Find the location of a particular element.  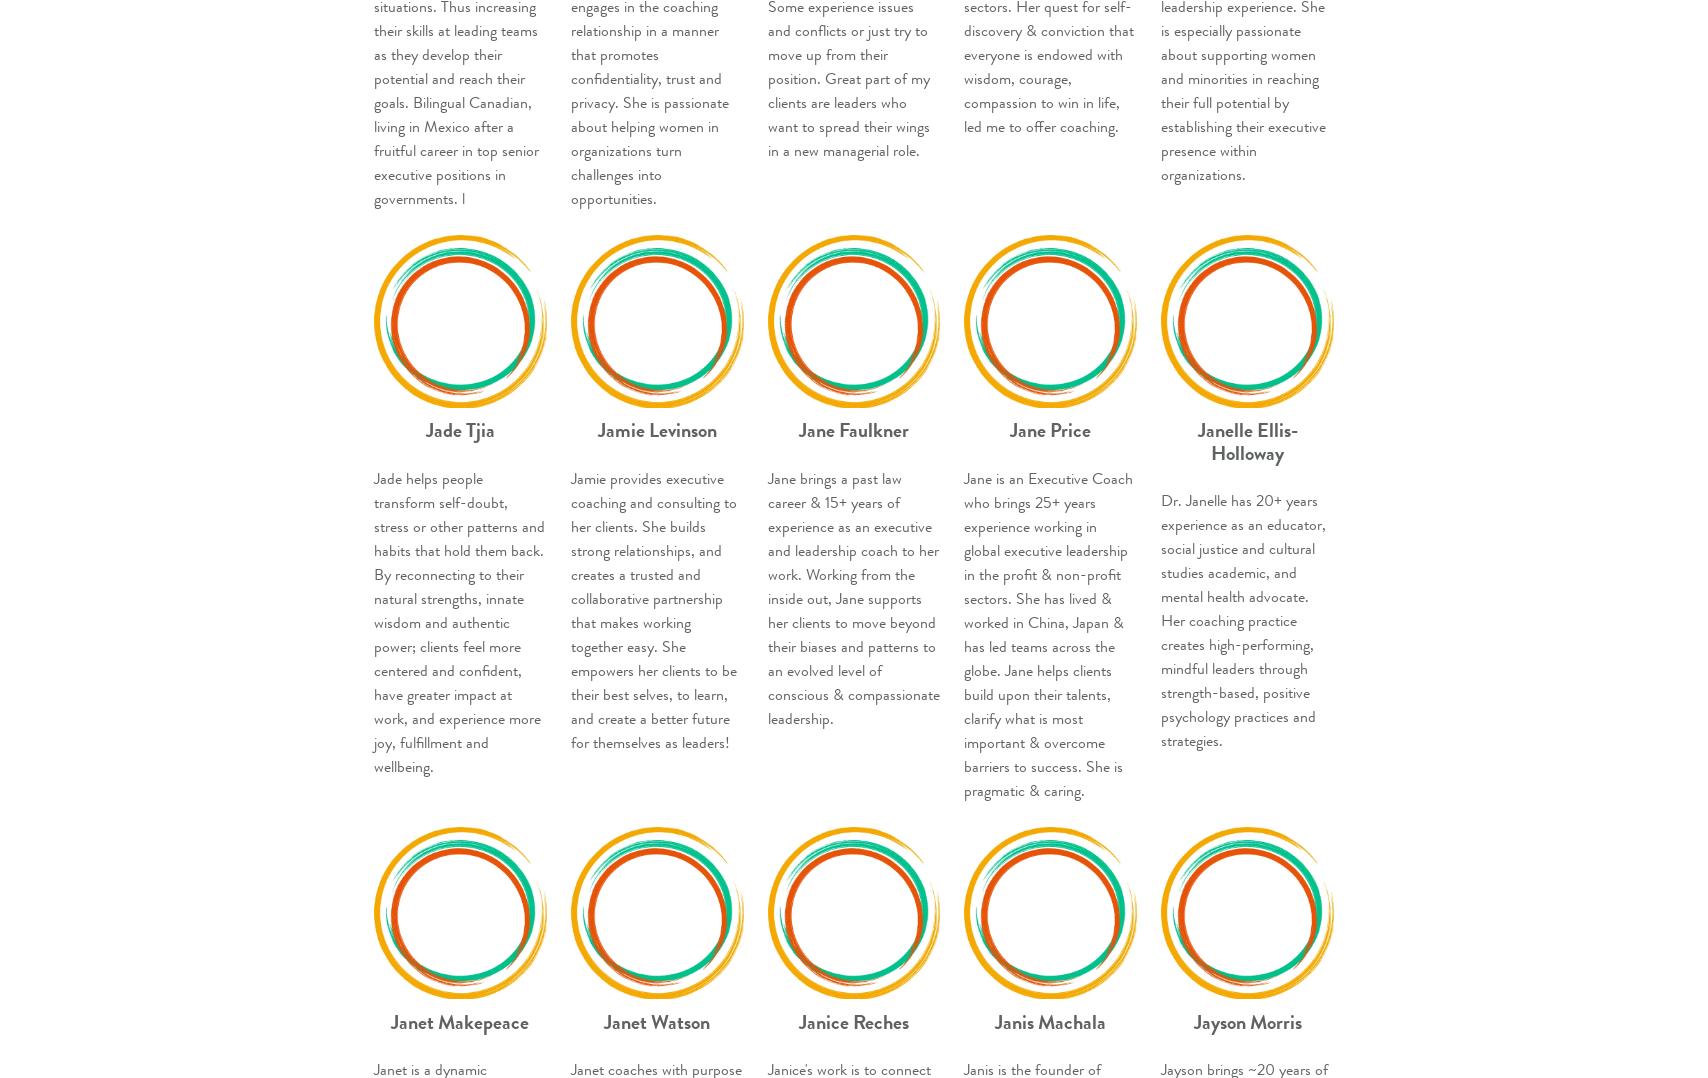

'Janice Reches' is located at coordinates (852, 1020).